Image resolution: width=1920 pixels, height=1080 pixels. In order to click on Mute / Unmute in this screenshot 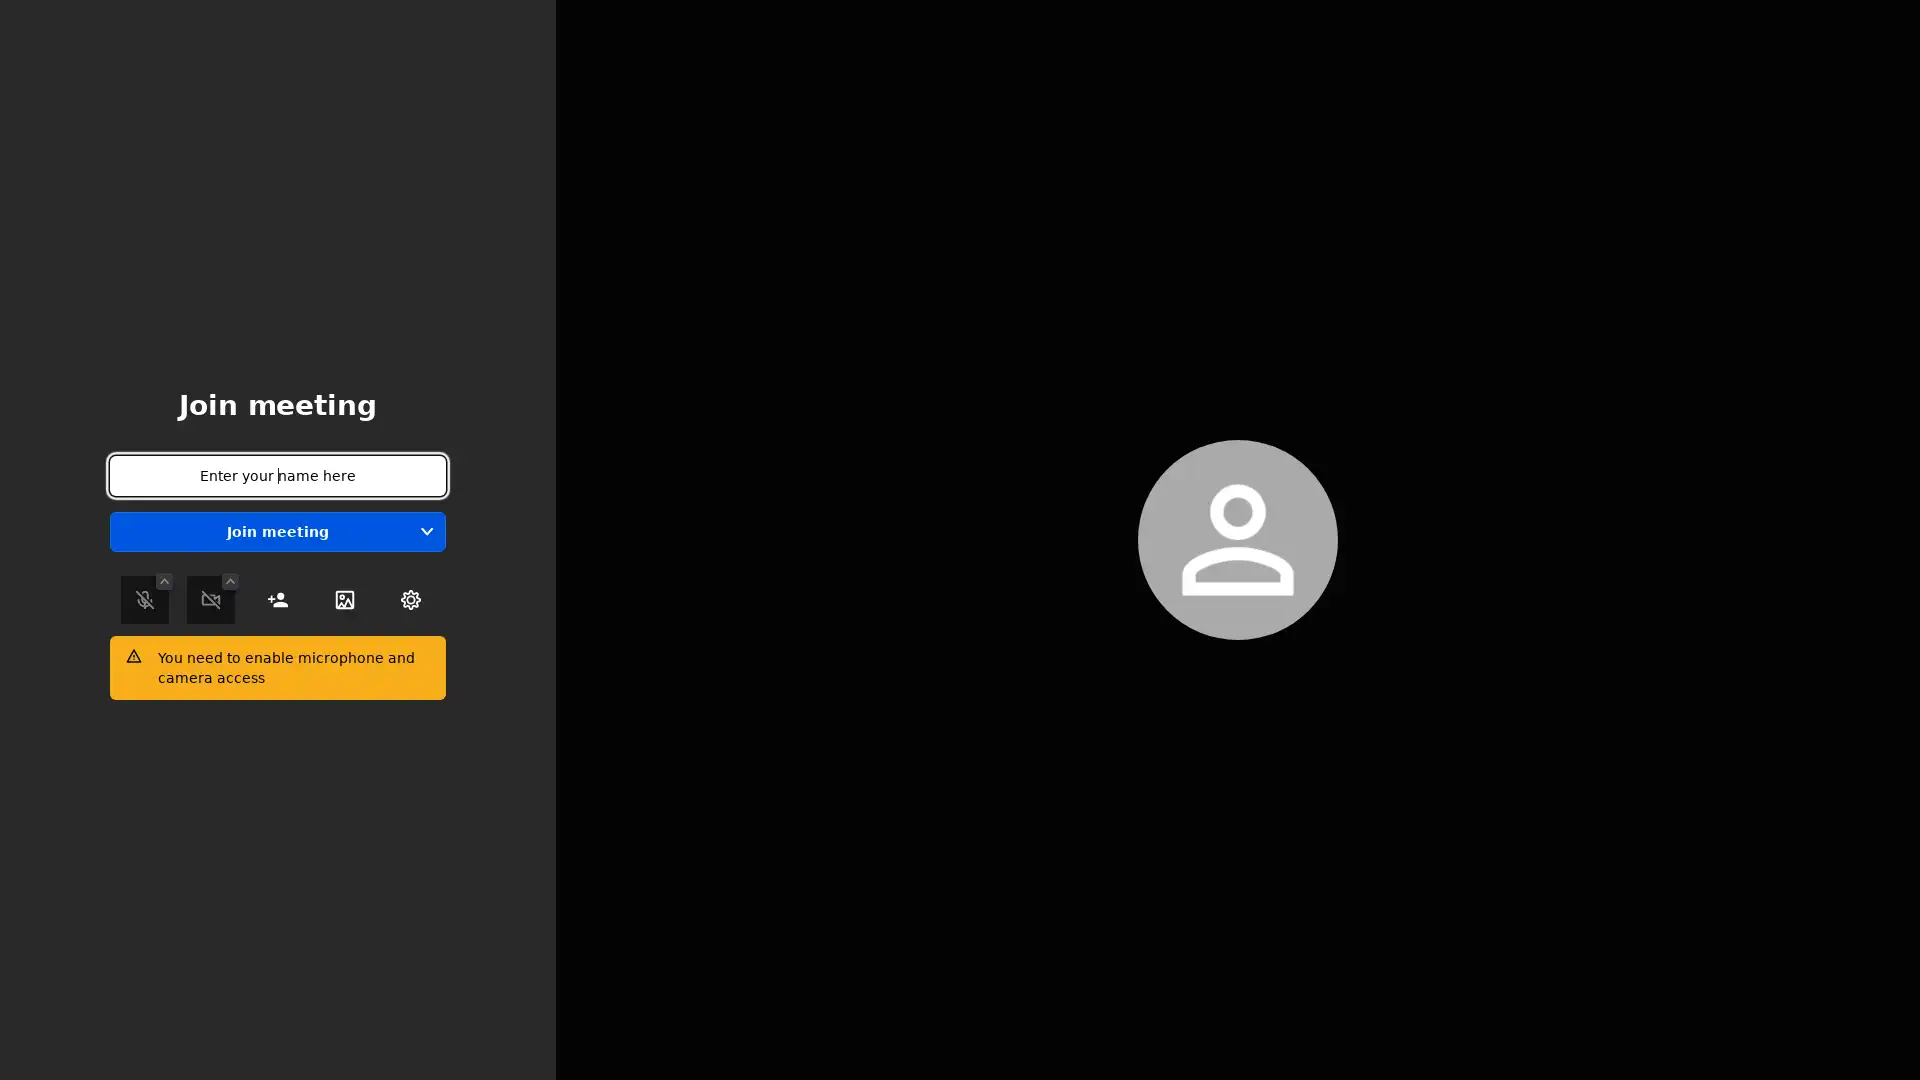, I will do `click(143, 599)`.